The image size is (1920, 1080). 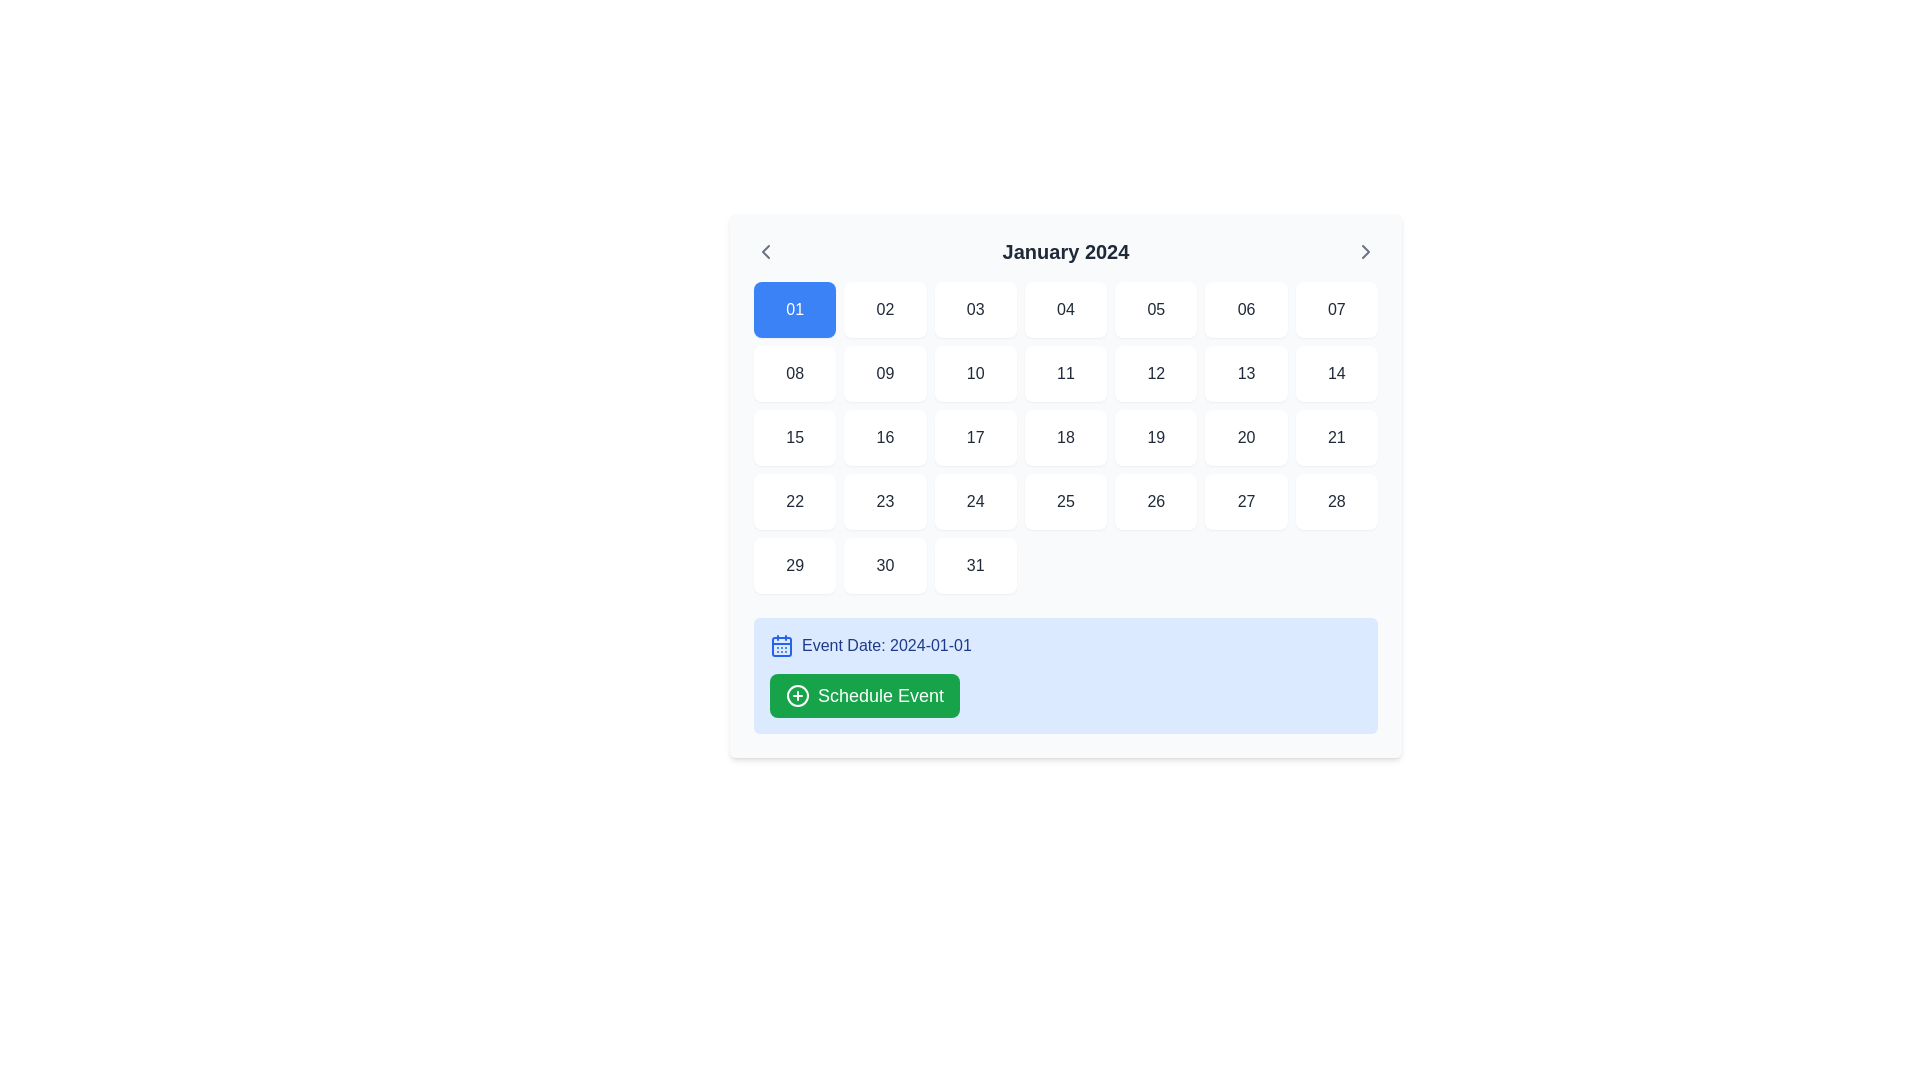 I want to click on the schedule event button located in the light blue section below the text 'Event Date: 2024-01-01', so click(x=864, y=694).